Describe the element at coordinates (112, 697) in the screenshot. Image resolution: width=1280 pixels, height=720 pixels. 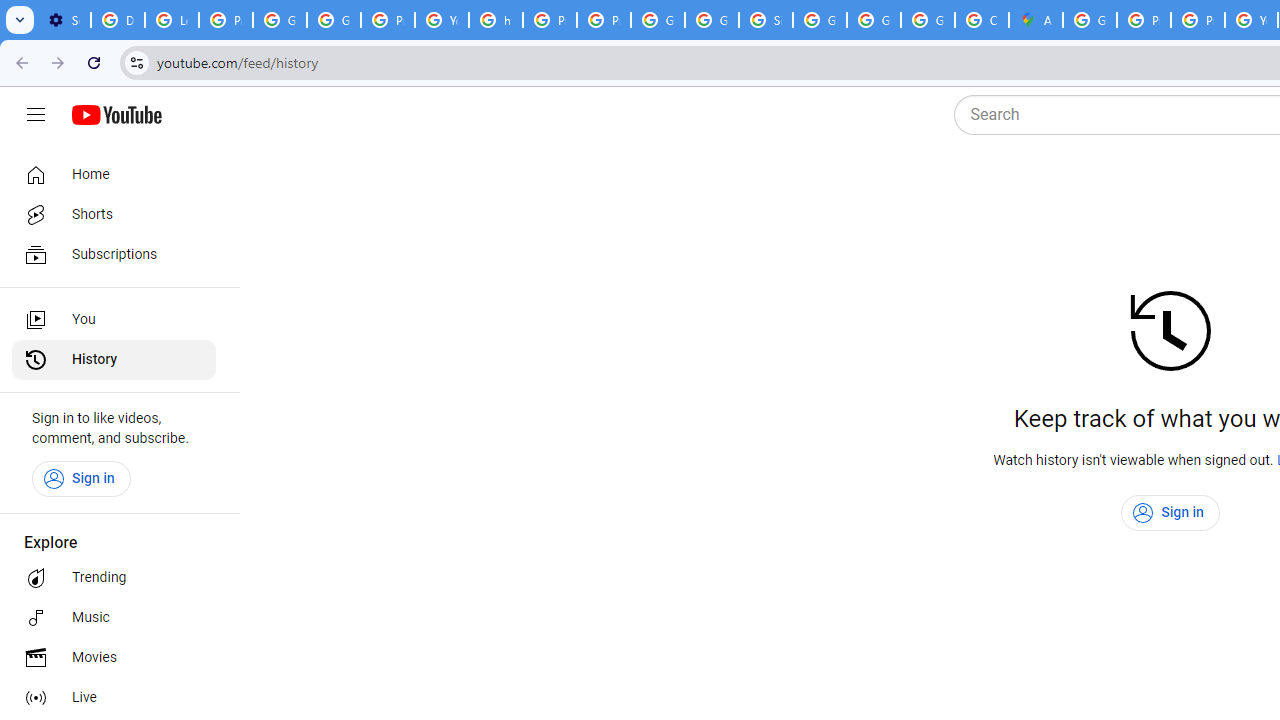
I see `'Live'` at that location.